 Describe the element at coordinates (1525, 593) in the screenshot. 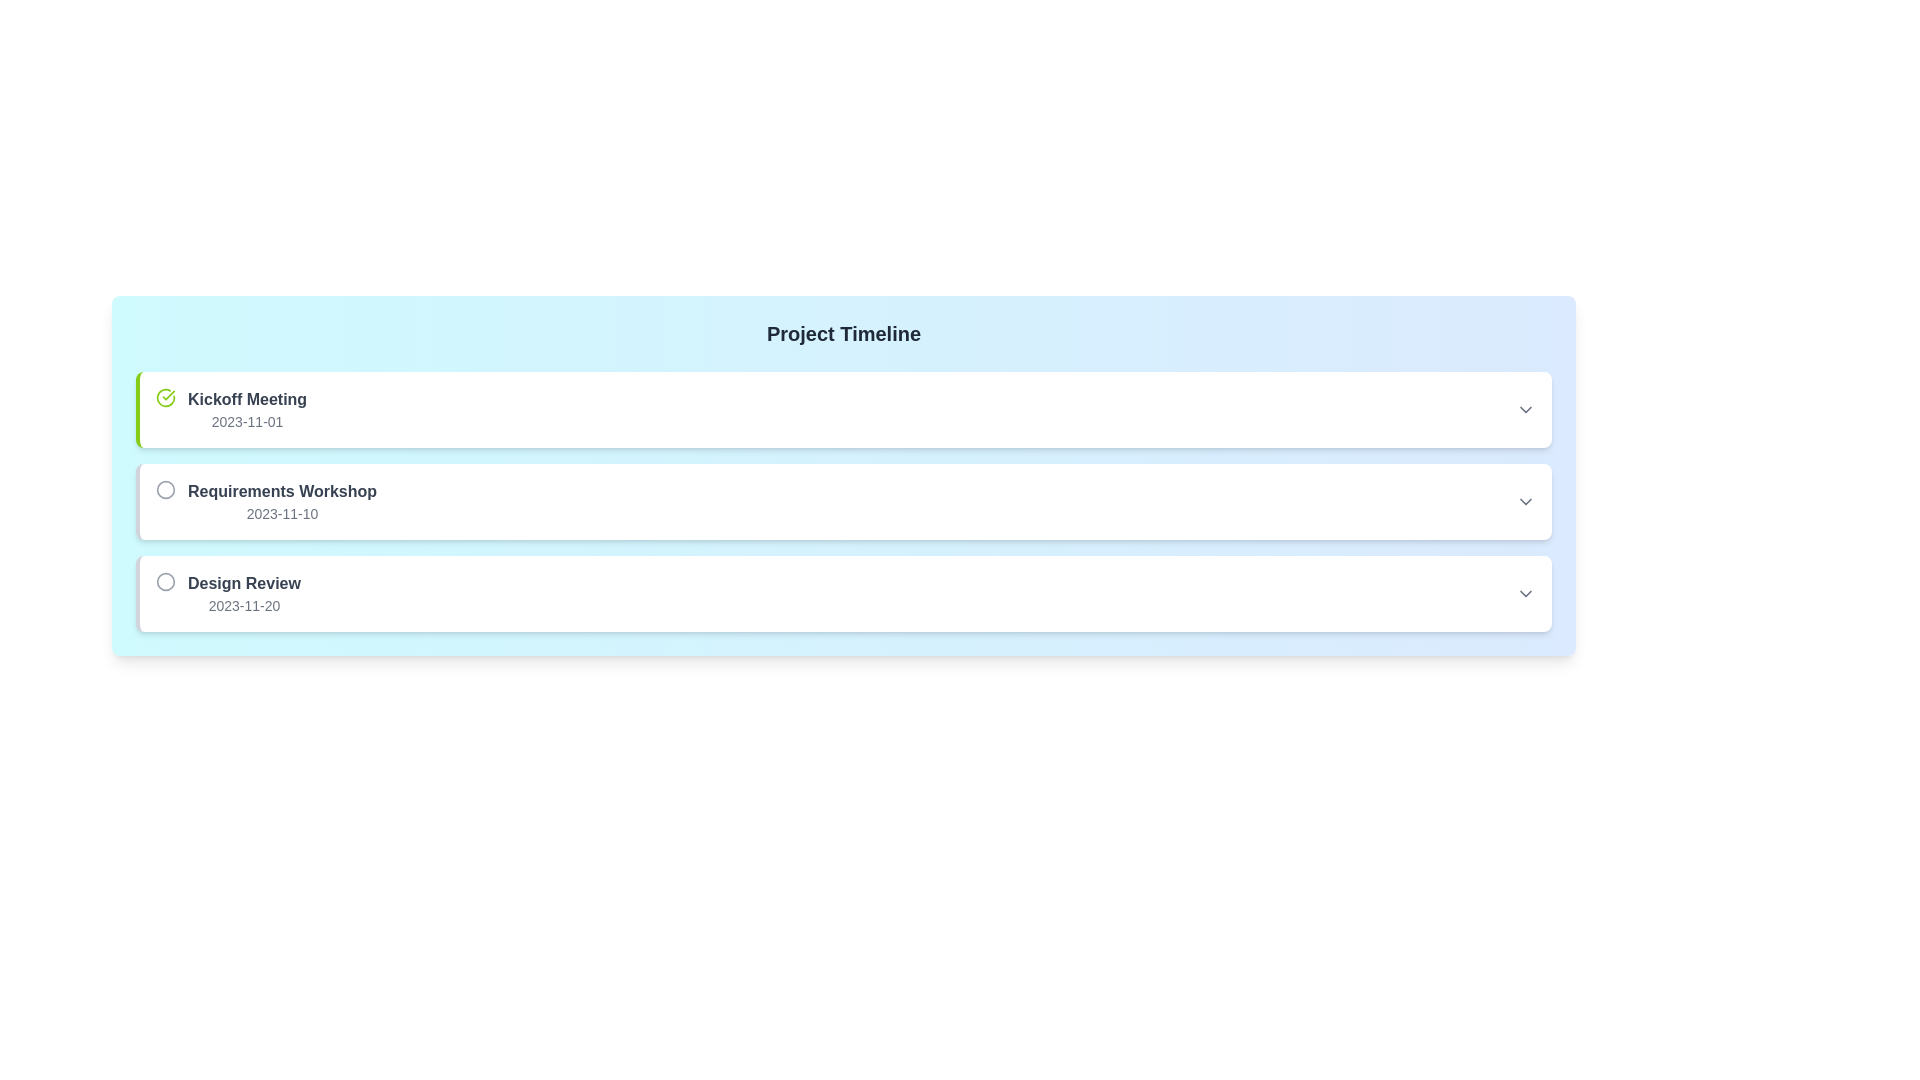

I see `the toggle or dropdown indicator icon` at that location.